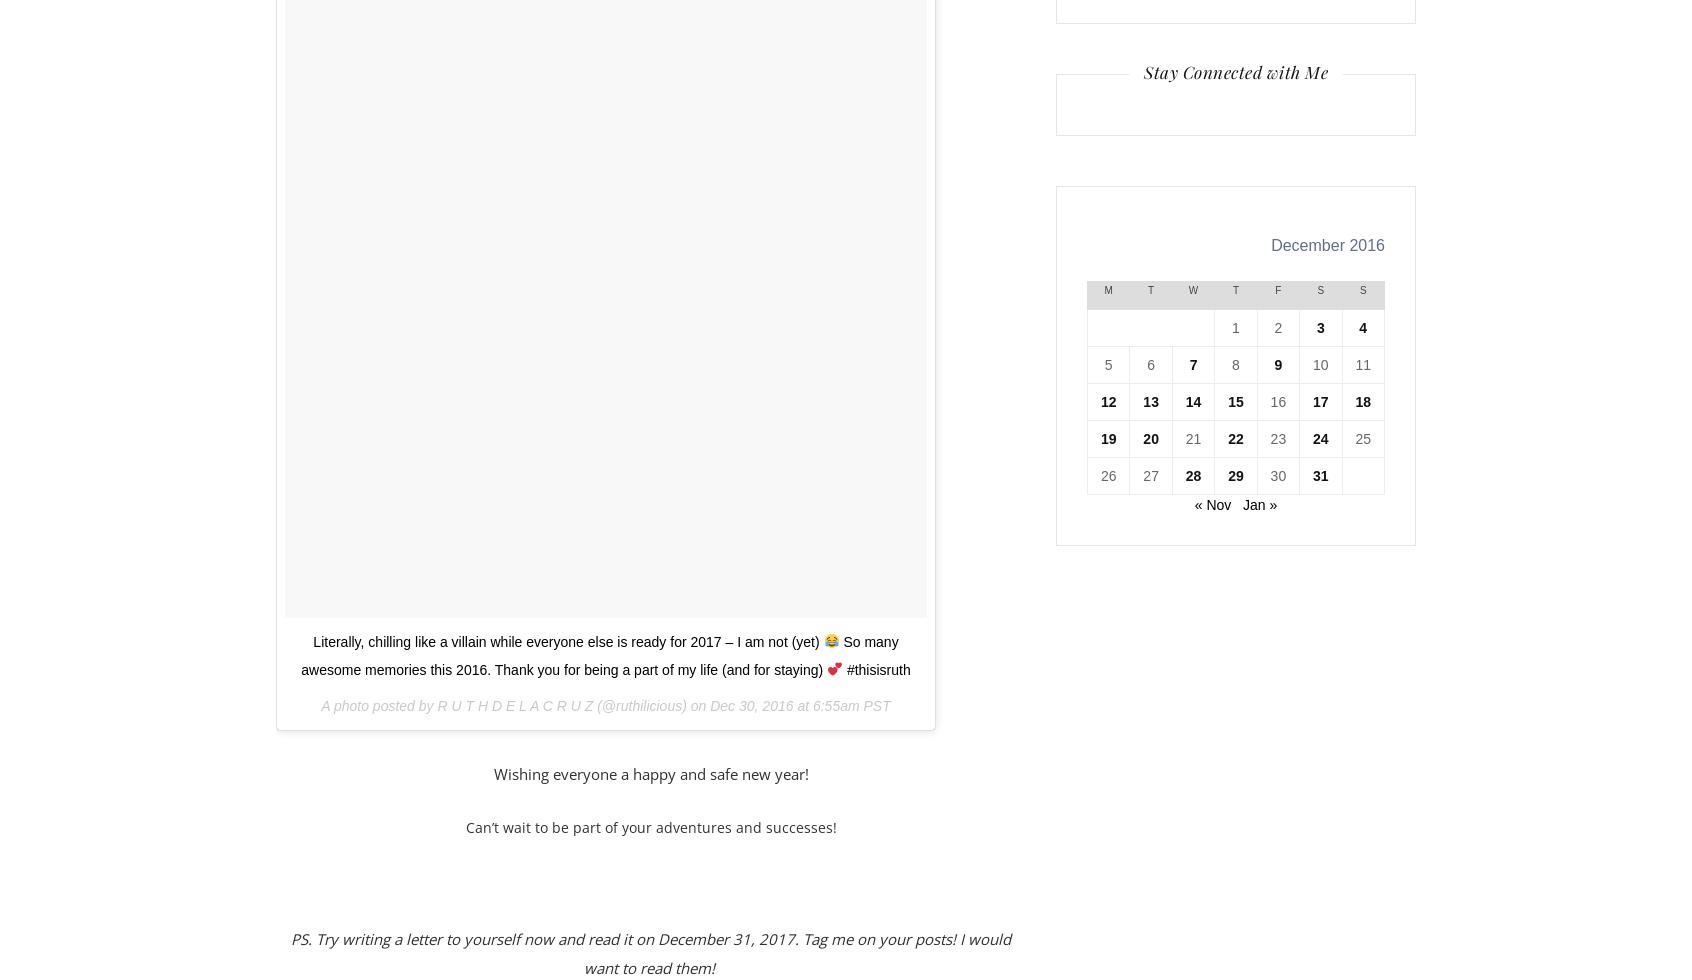  What do you see at coordinates (1192, 437) in the screenshot?
I see `'21'` at bounding box center [1192, 437].